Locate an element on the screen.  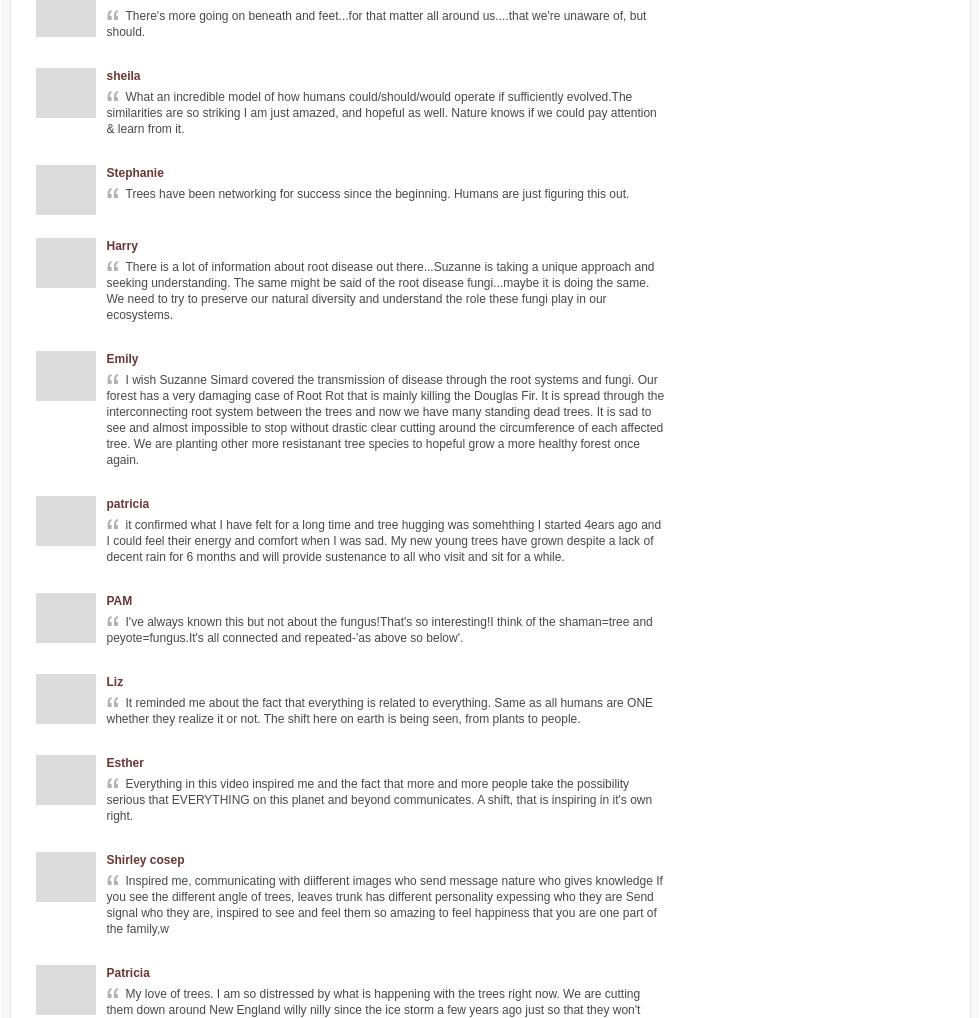
'It reminded me about the fact that everything is related to everything. Same as all humans are ONE whether they realize it or not. The shift here on earth is being seen, from plants to people.' is located at coordinates (379, 710).